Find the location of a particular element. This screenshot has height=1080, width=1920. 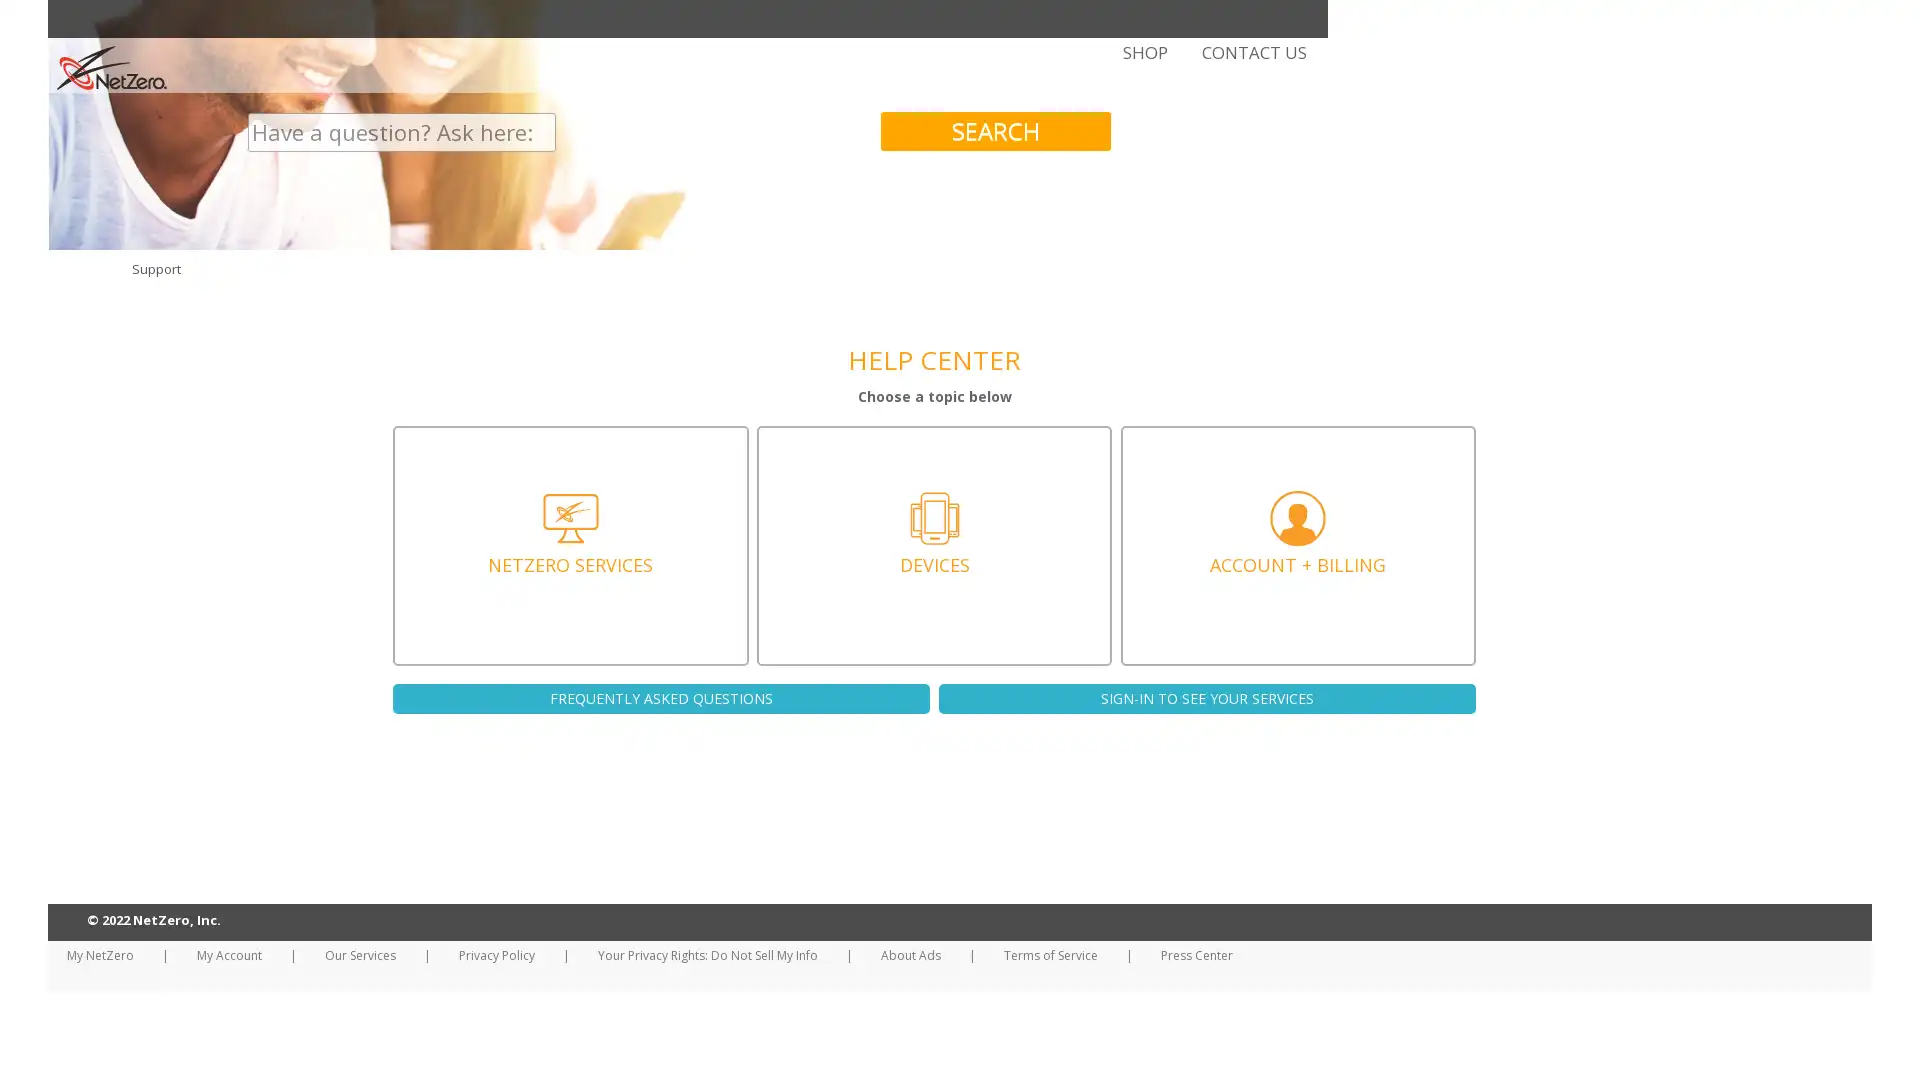

SEARCH is located at coordinates (996, 131).